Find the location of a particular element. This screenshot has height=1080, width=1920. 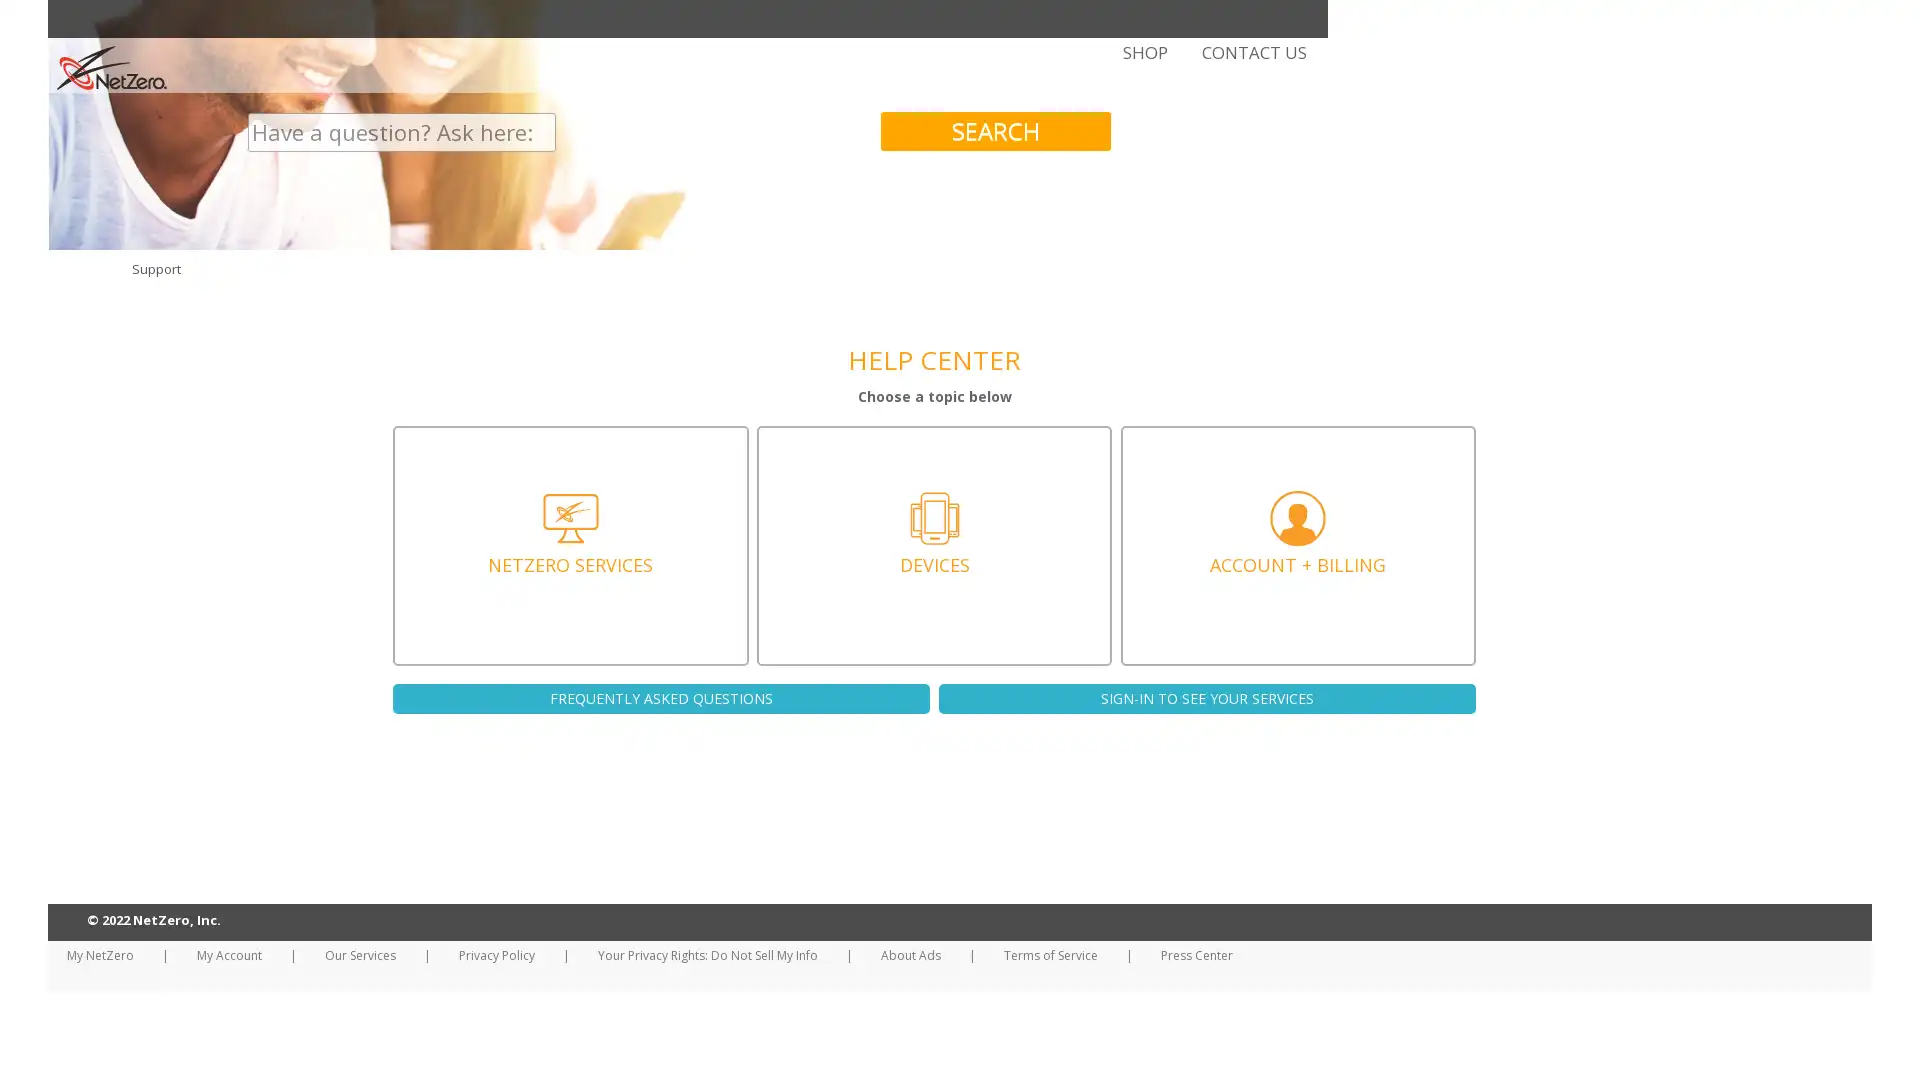

SEARCH is located at coordinates (996, 131).